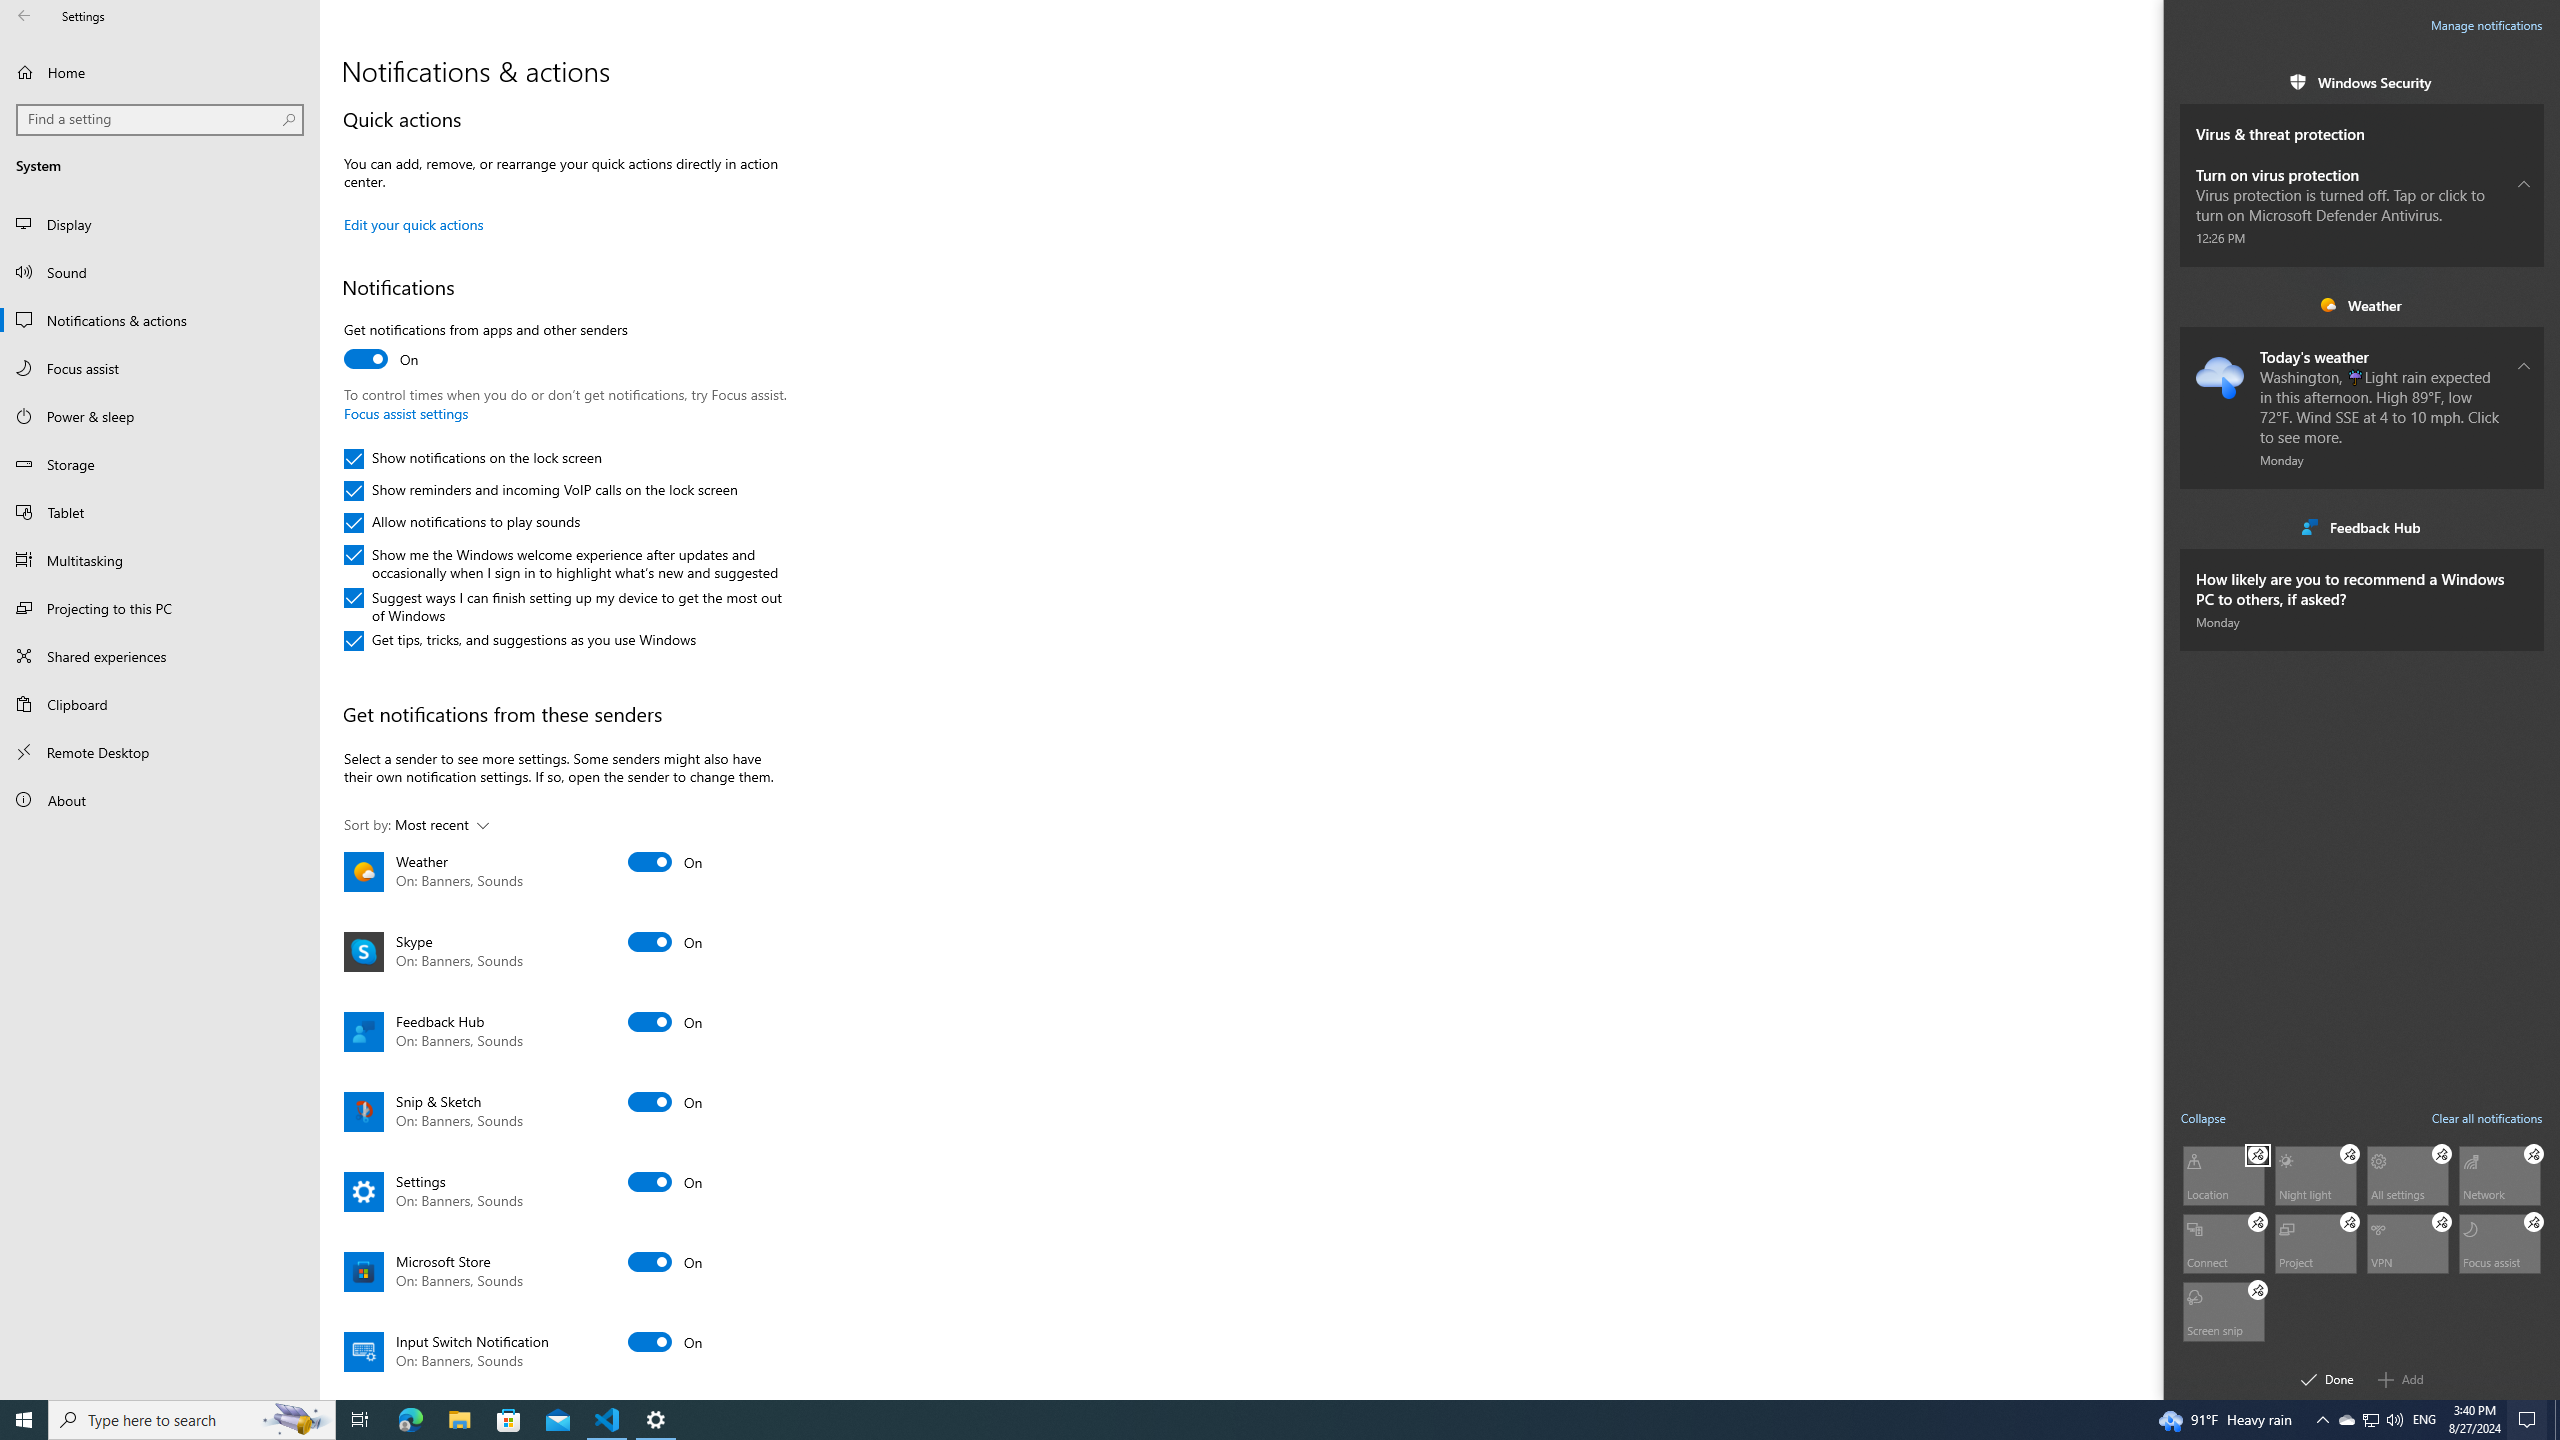 The image size is (2560, 1440). Describe the element at coordinates (2204, 1117) in the screenshot. I see `'Collapse quick actions'` at that location.